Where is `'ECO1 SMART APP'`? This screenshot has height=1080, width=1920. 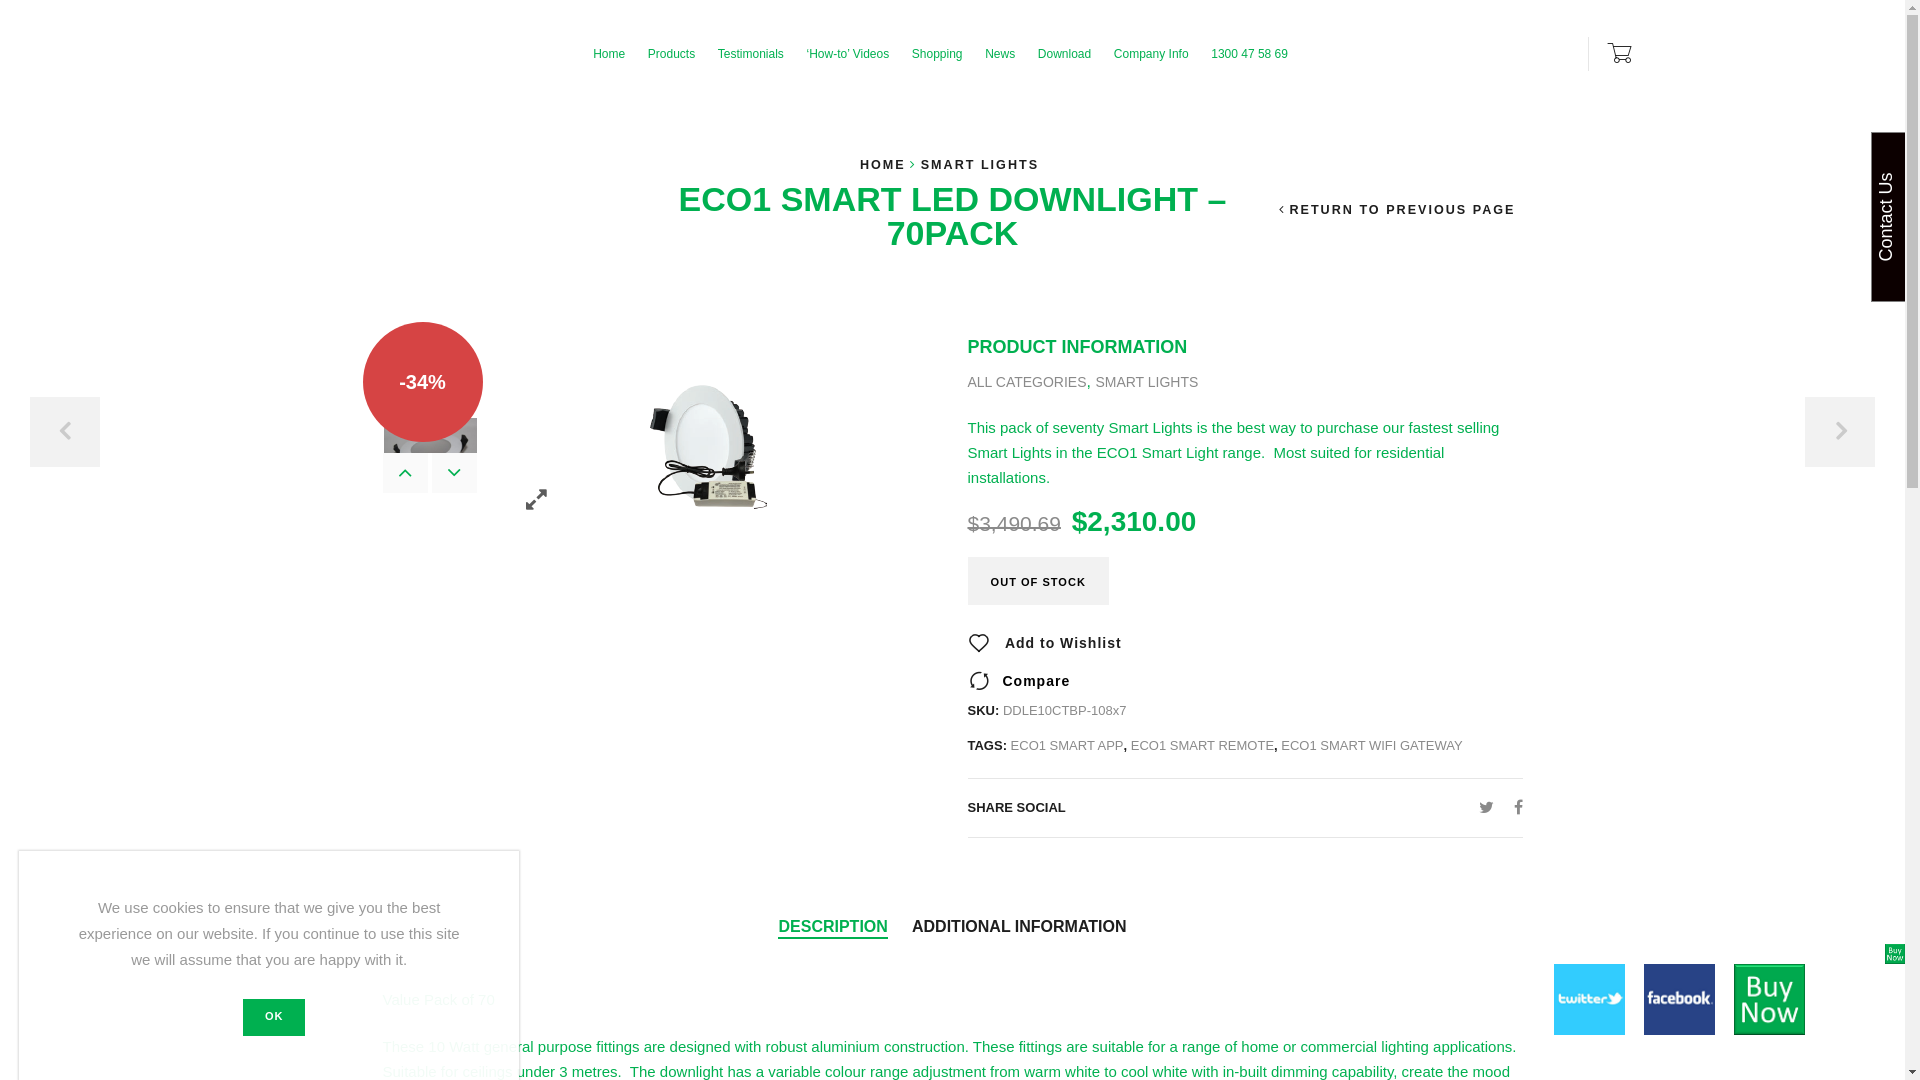 'ECO1 SMART APP' is located at coordinates (1066, 745).